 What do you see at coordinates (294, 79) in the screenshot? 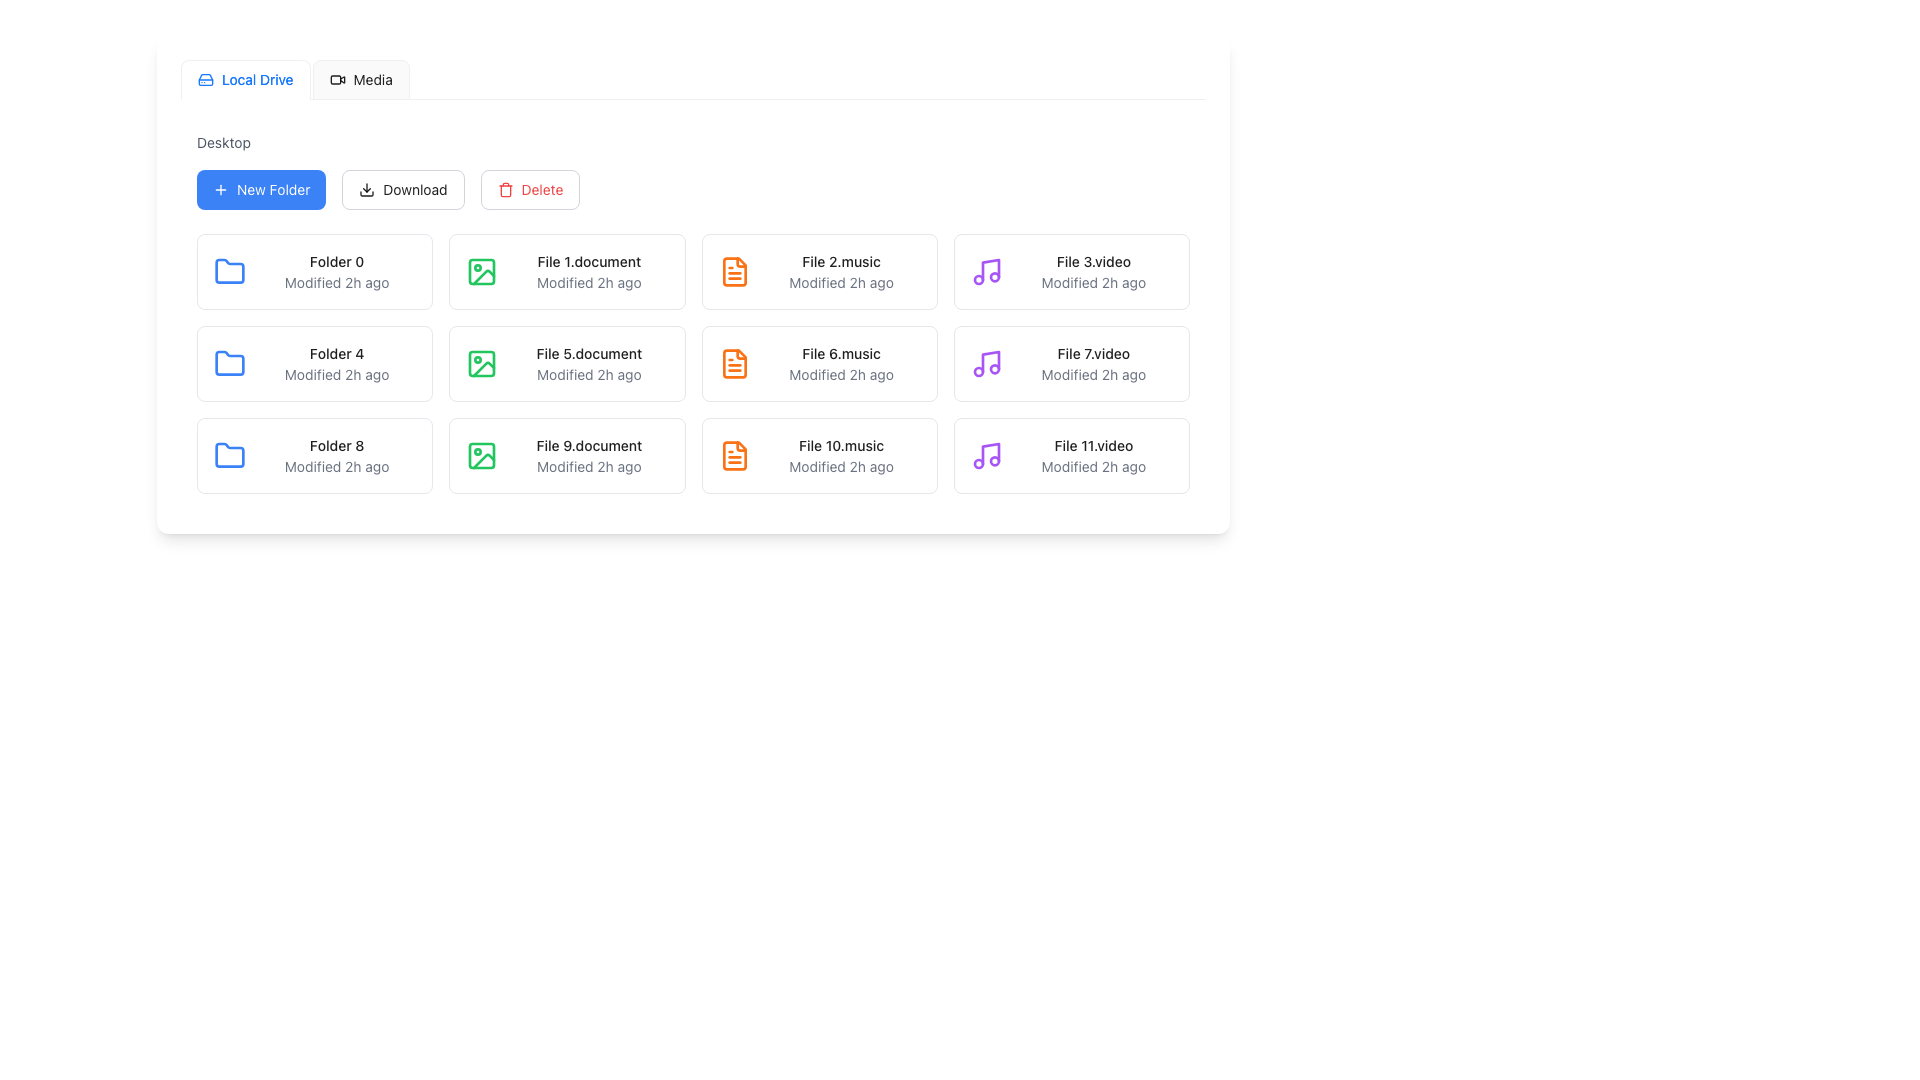
I see `the first tab item of the Tab navigation that allows users to navigate between 'Local Drive' and 'Media' sections` at bounding box center [294, 79].